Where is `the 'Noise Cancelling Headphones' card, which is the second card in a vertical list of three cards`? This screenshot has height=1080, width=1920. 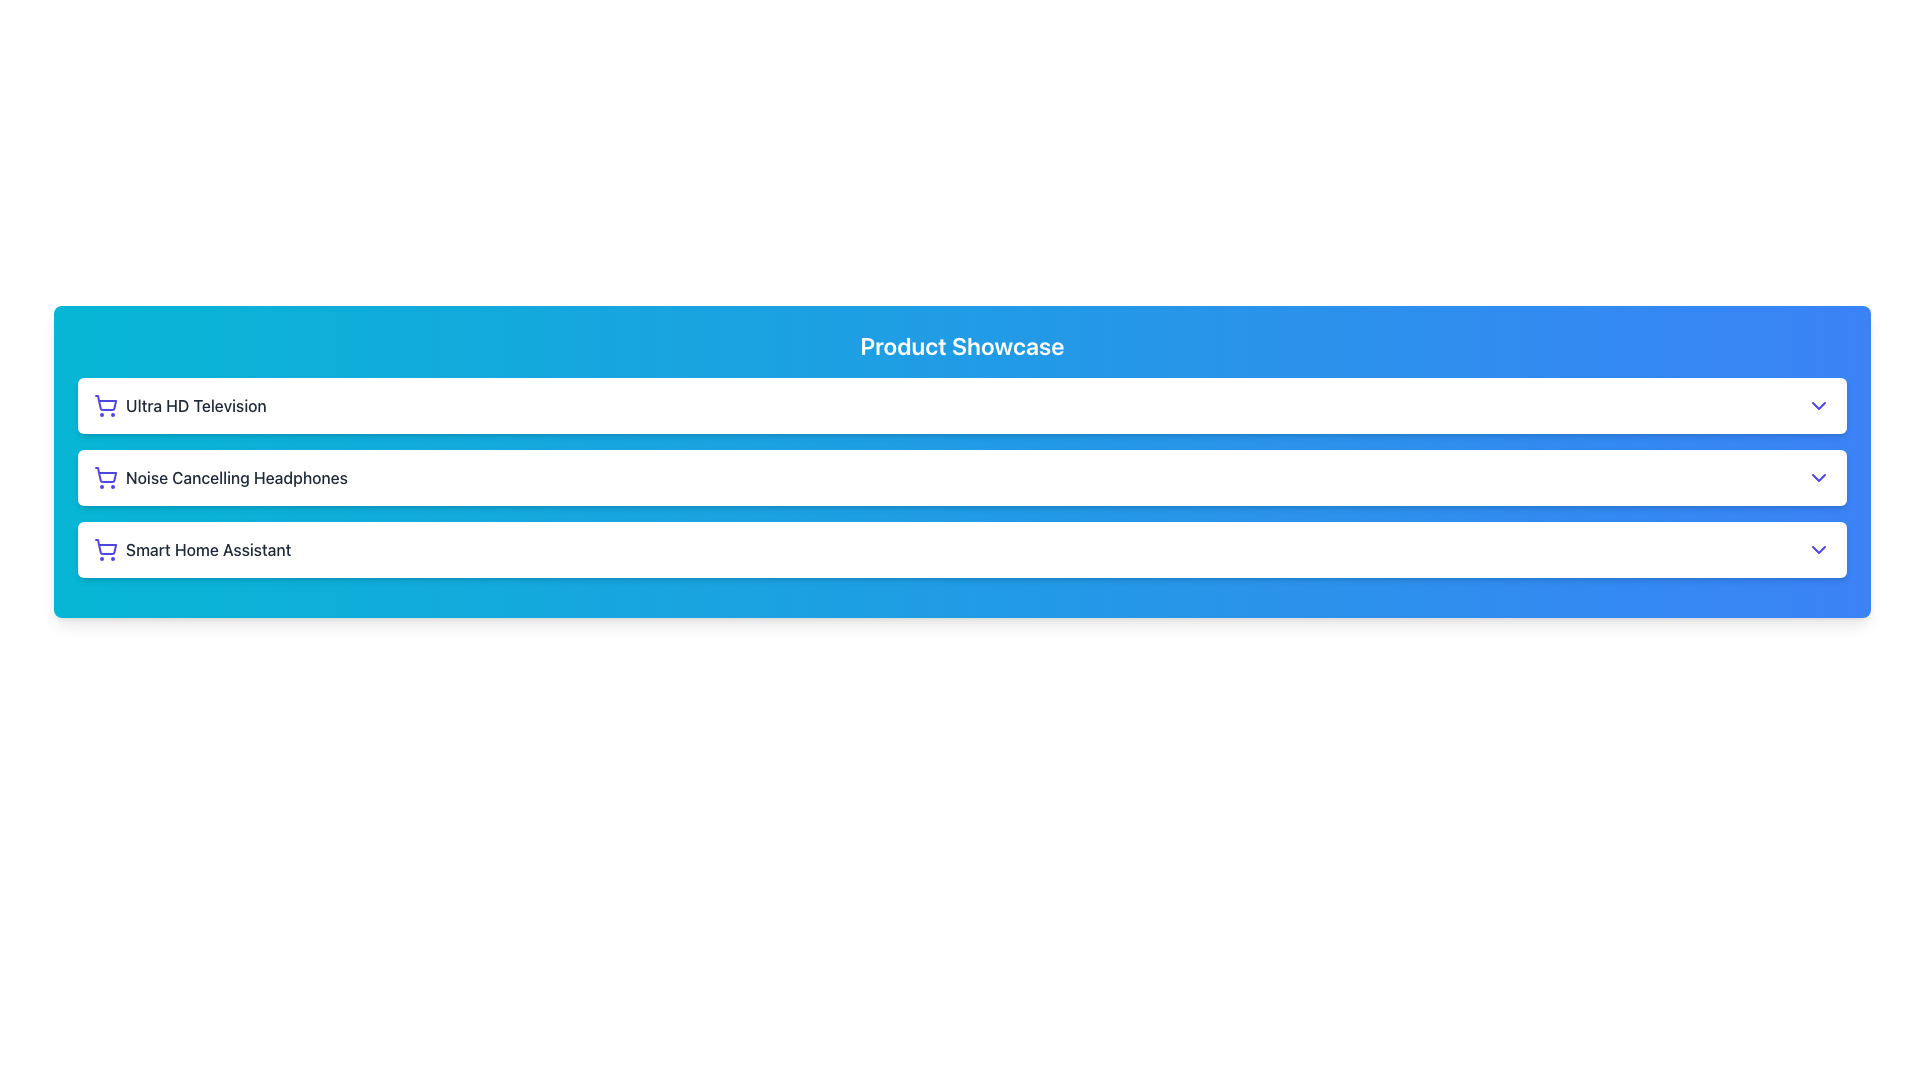 the 'Noise Cancelling Headphones' card, which is the second card in a vertical list of three cards is located at coordinates (962, 478).